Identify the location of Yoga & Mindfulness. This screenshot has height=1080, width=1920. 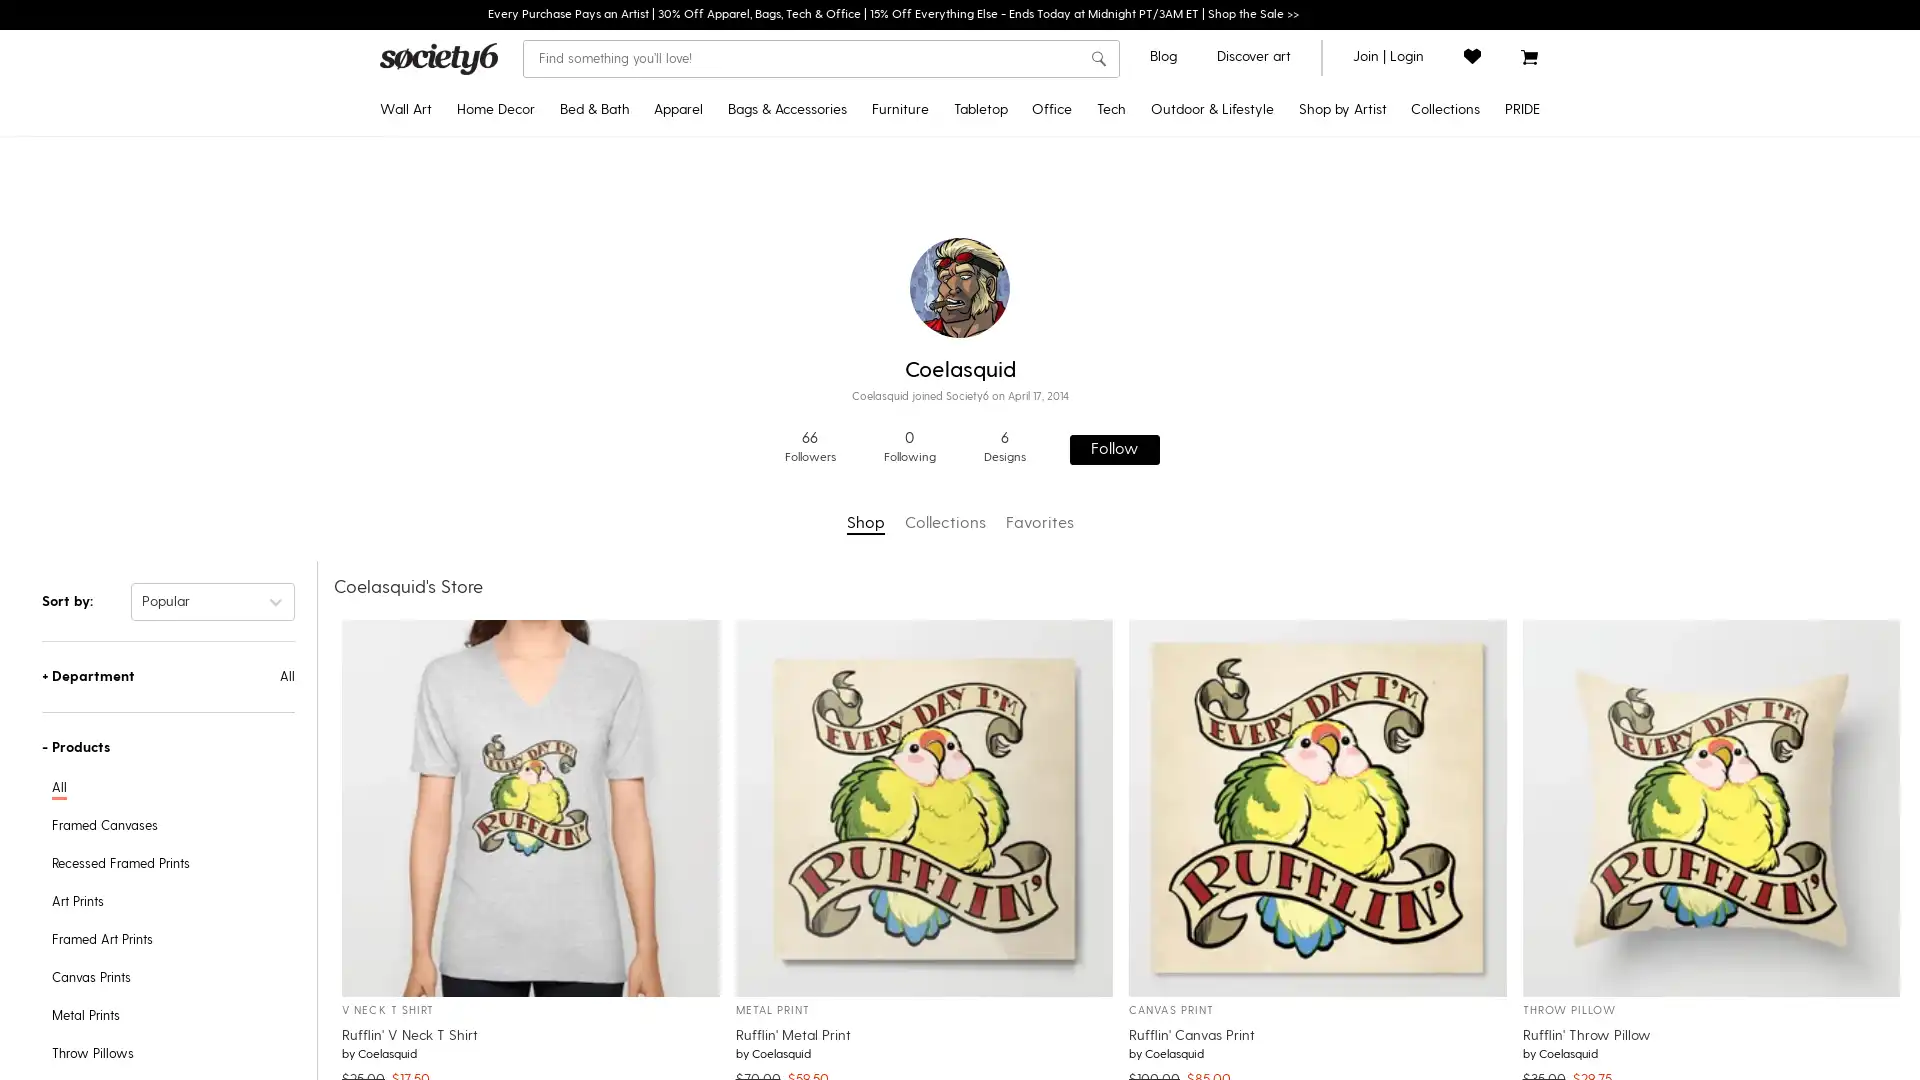
(1371, 483).